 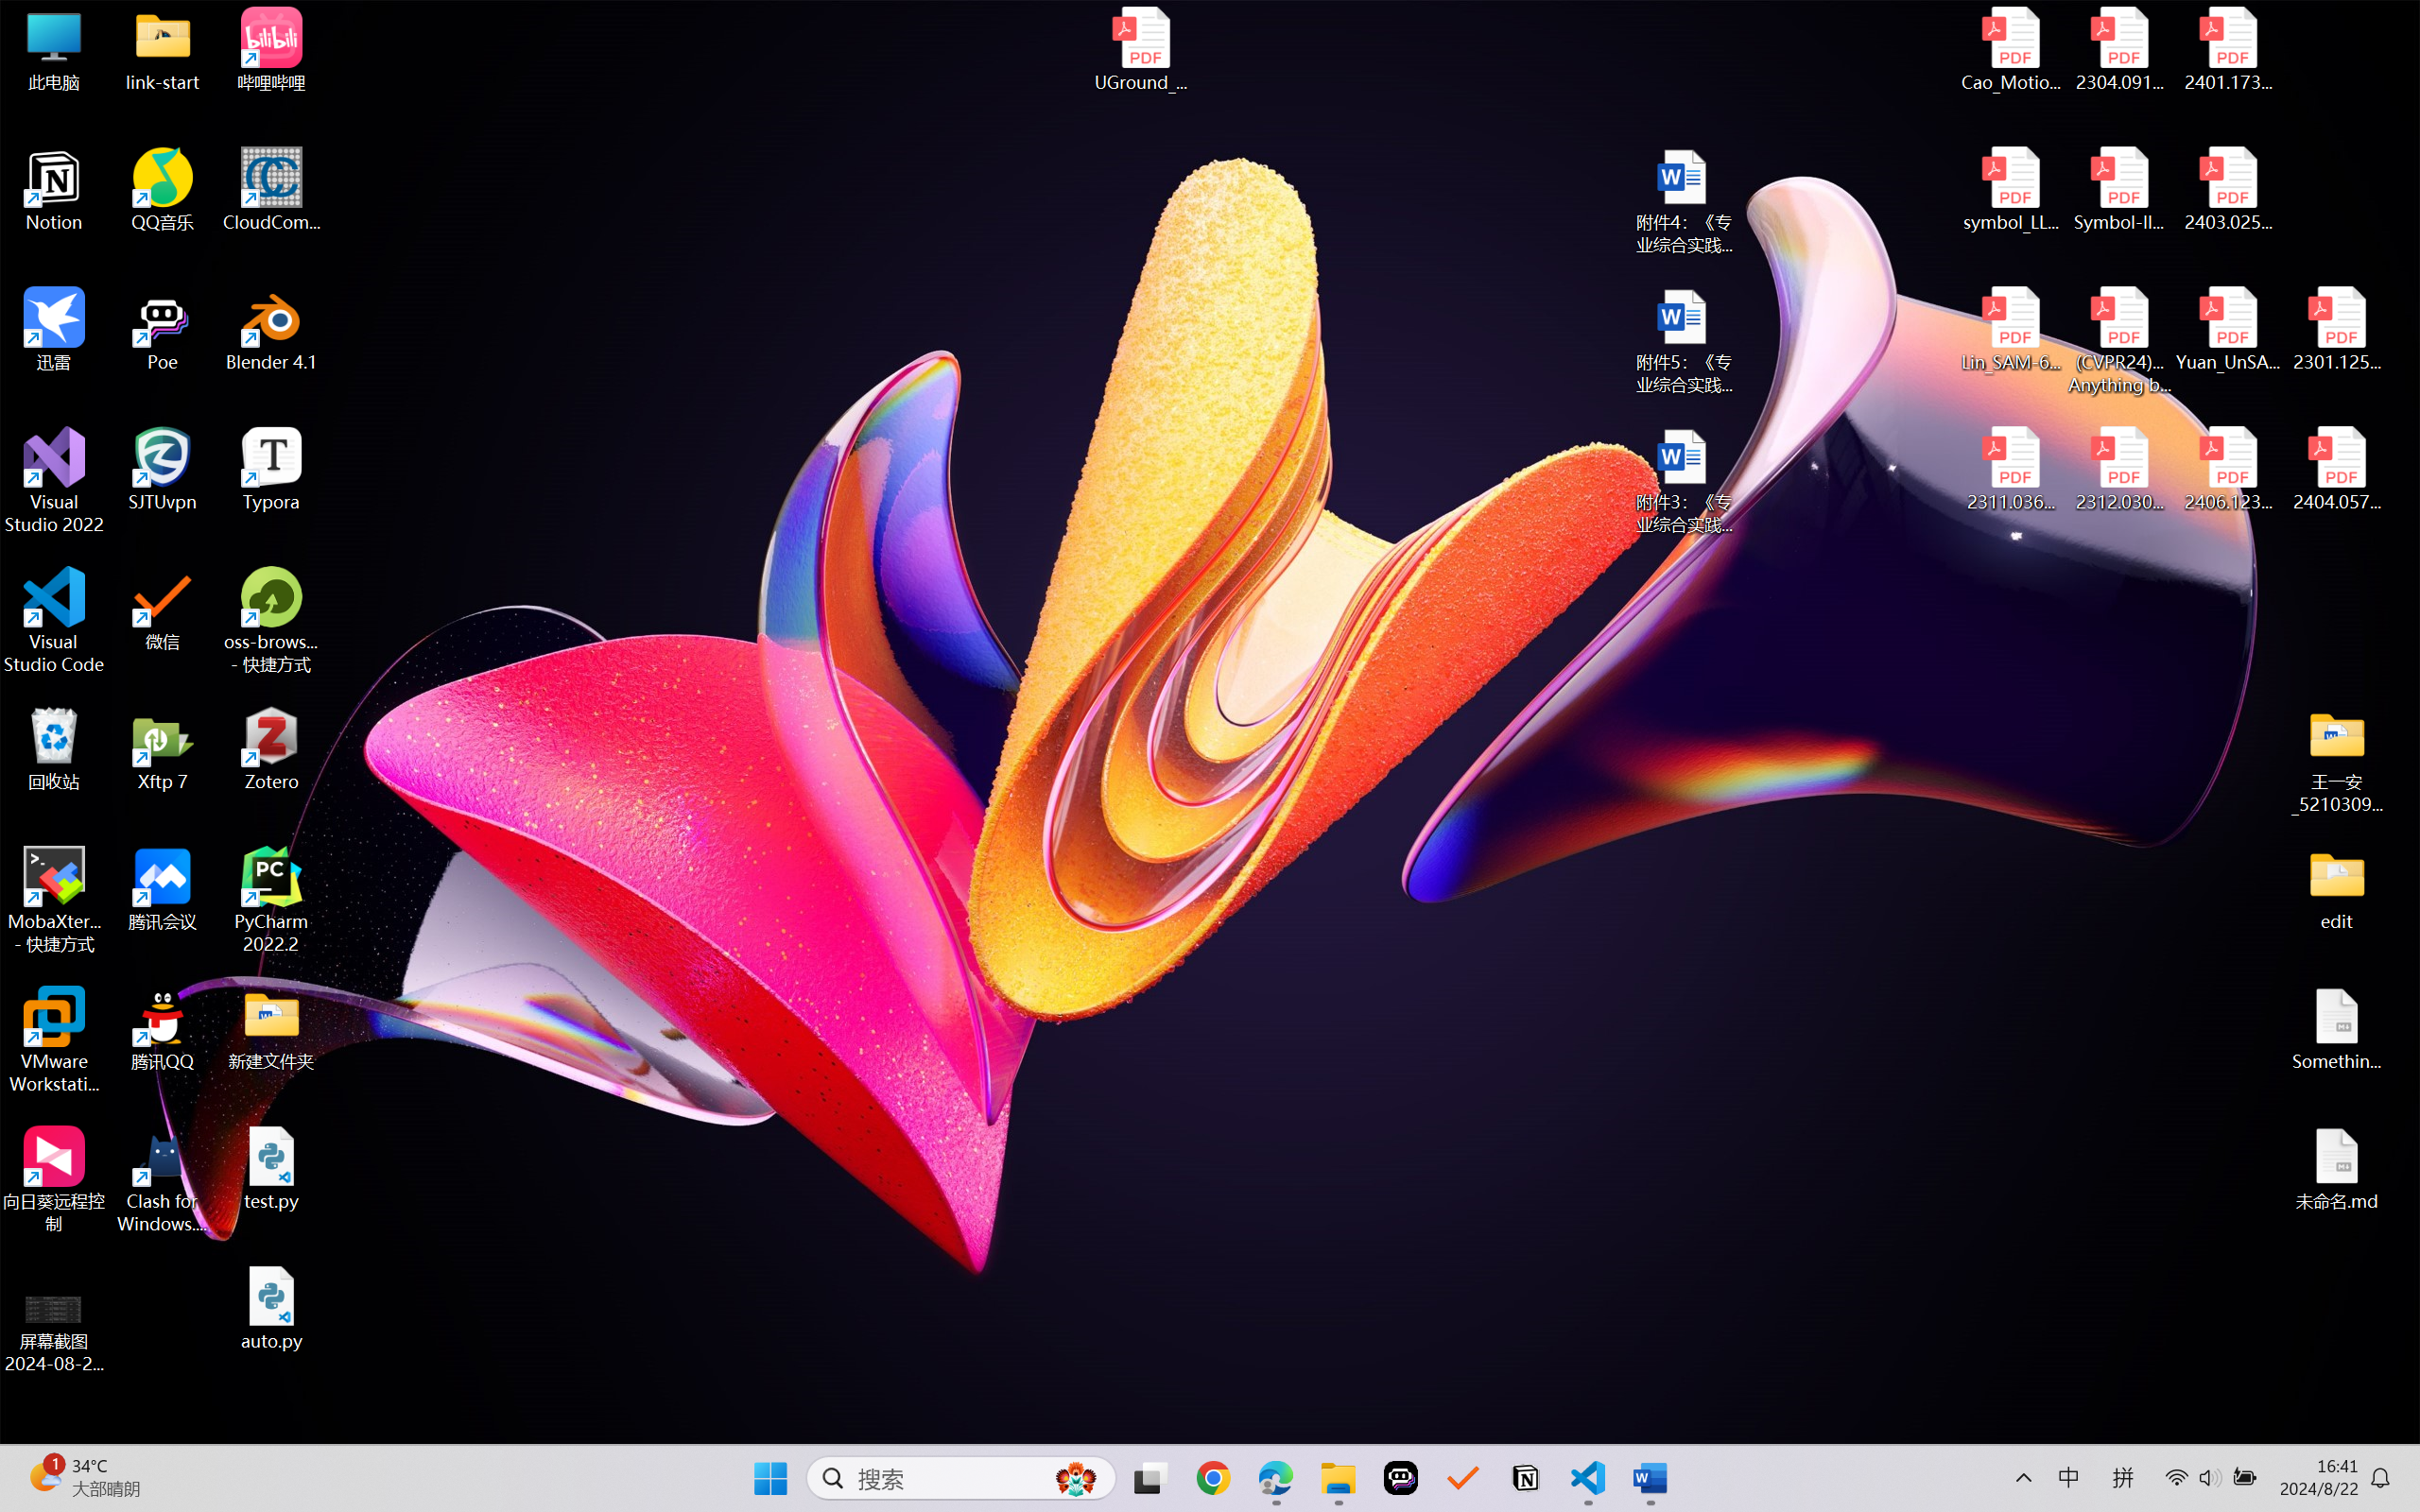 I want to click on 'UGround_paper.pdf', so click(x=1141, y=49).